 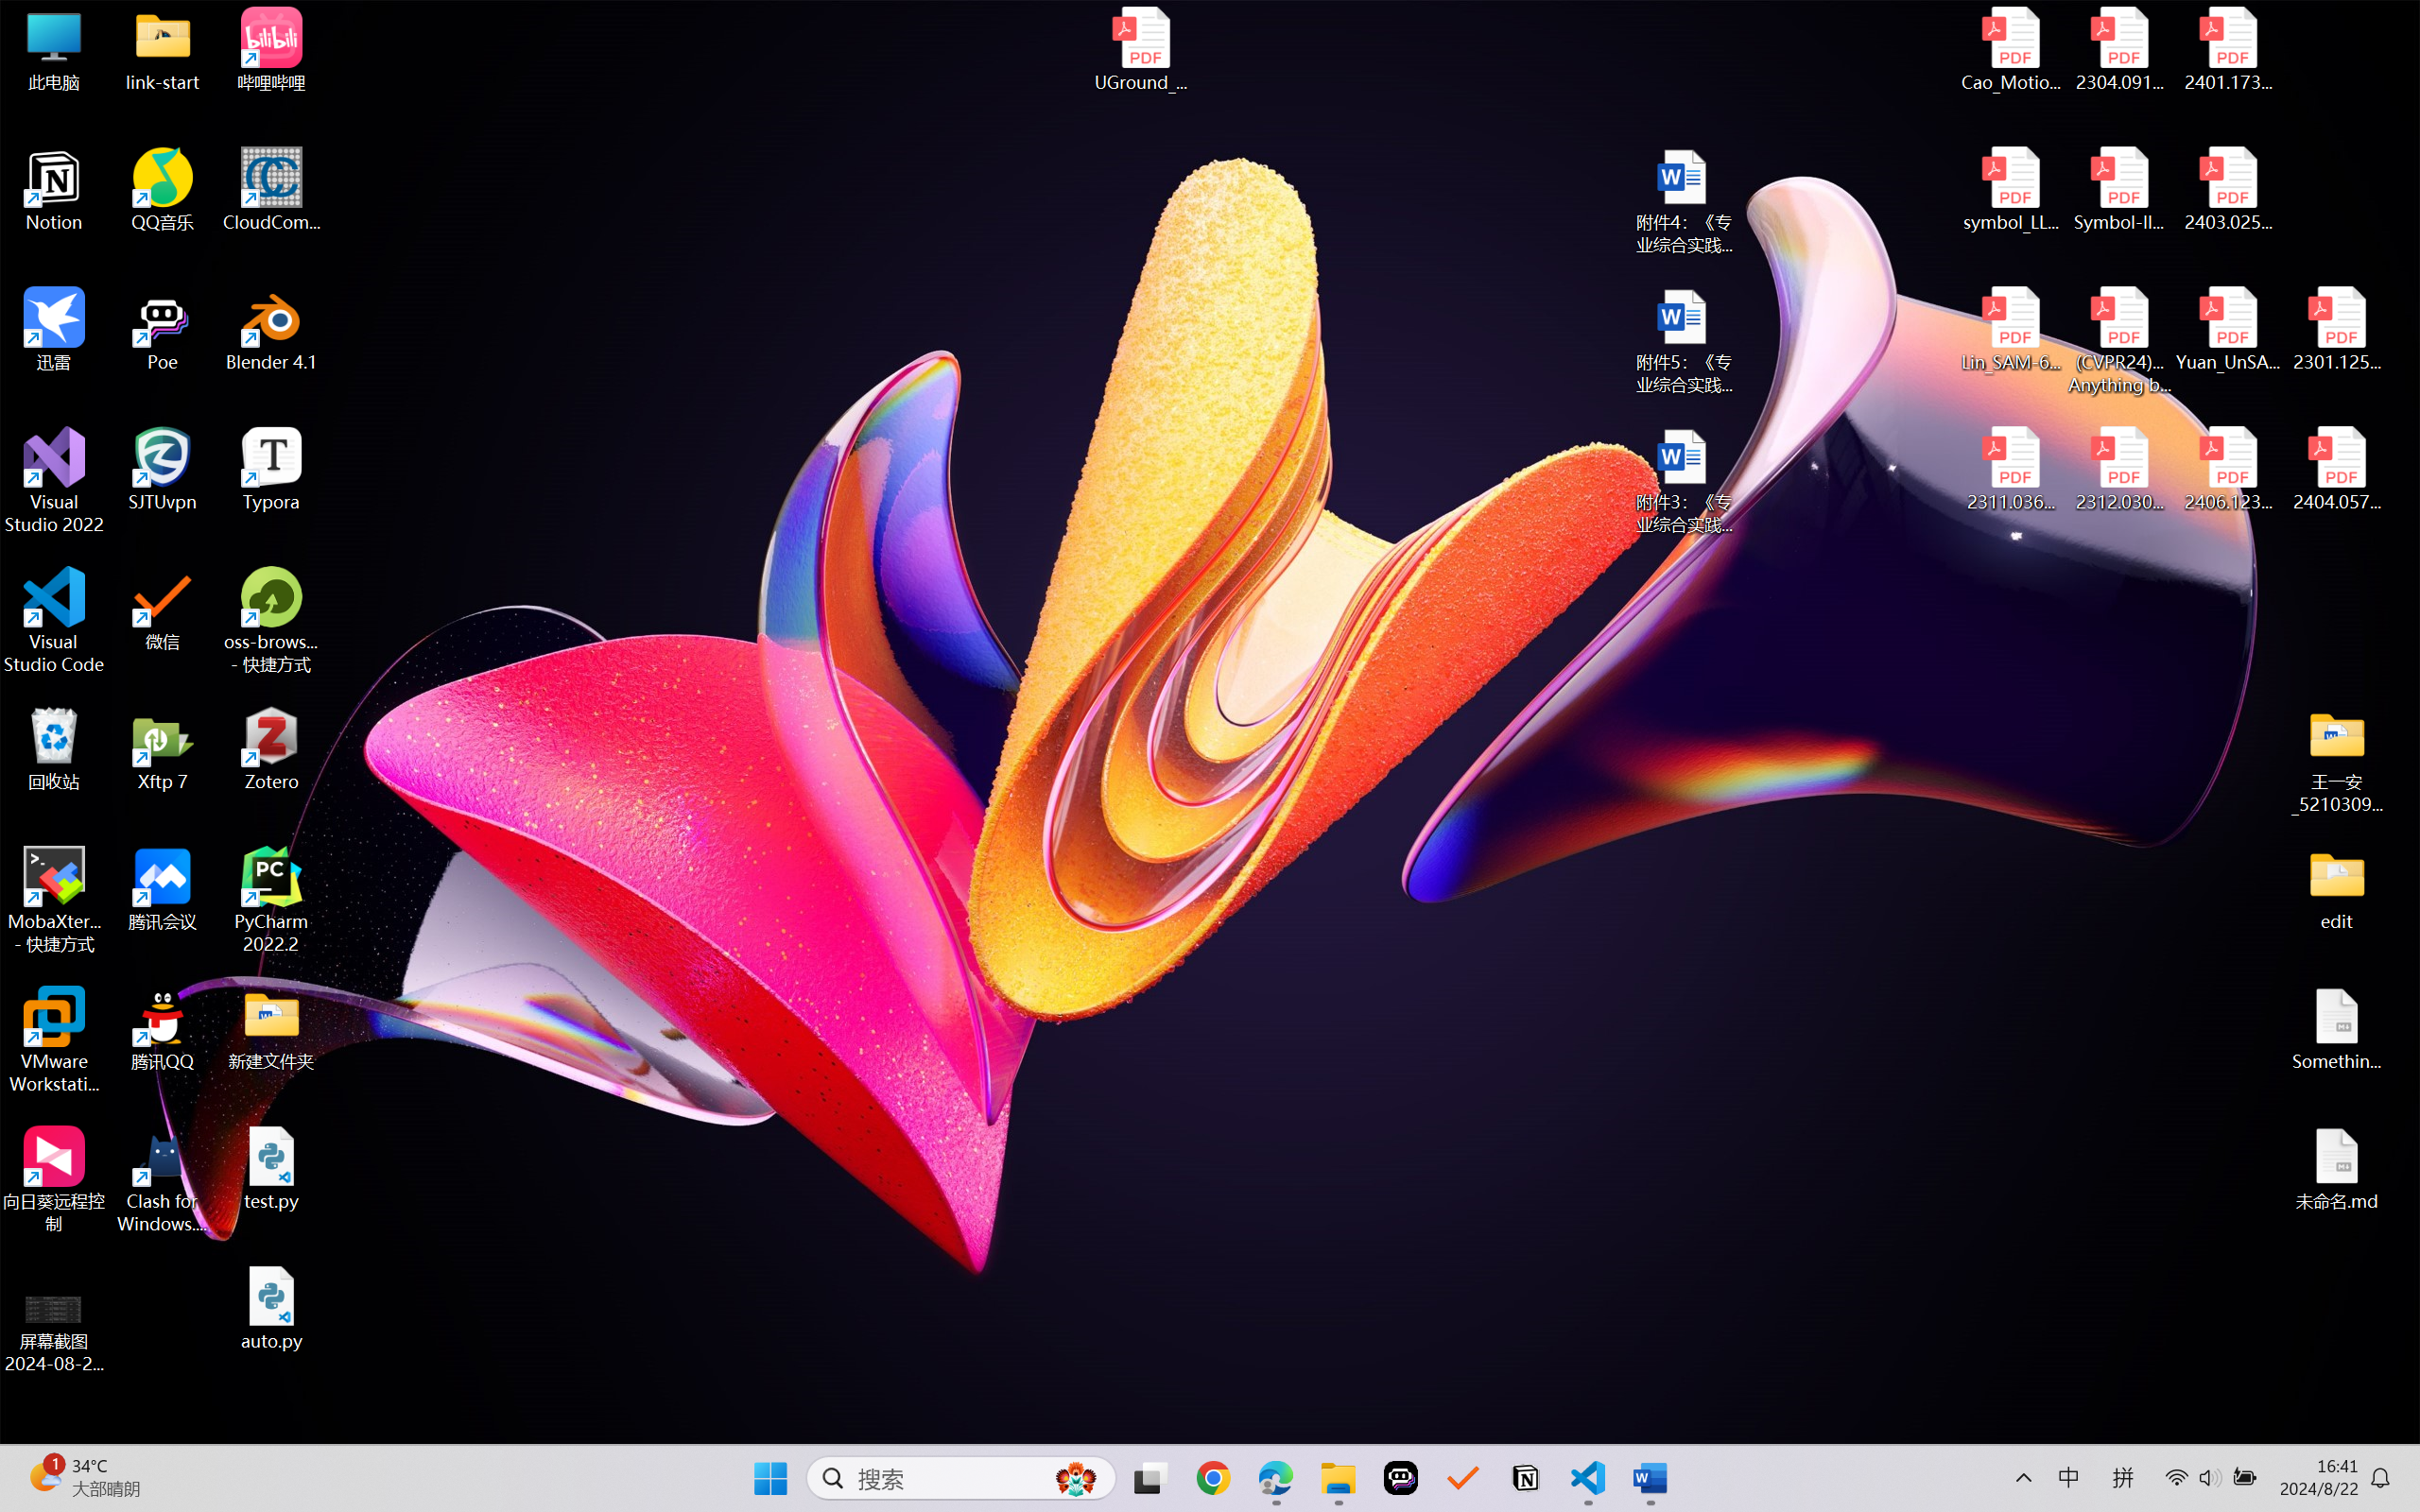 I want to click on 'UGround_paper.pdf', so click(x=1141, y=49).